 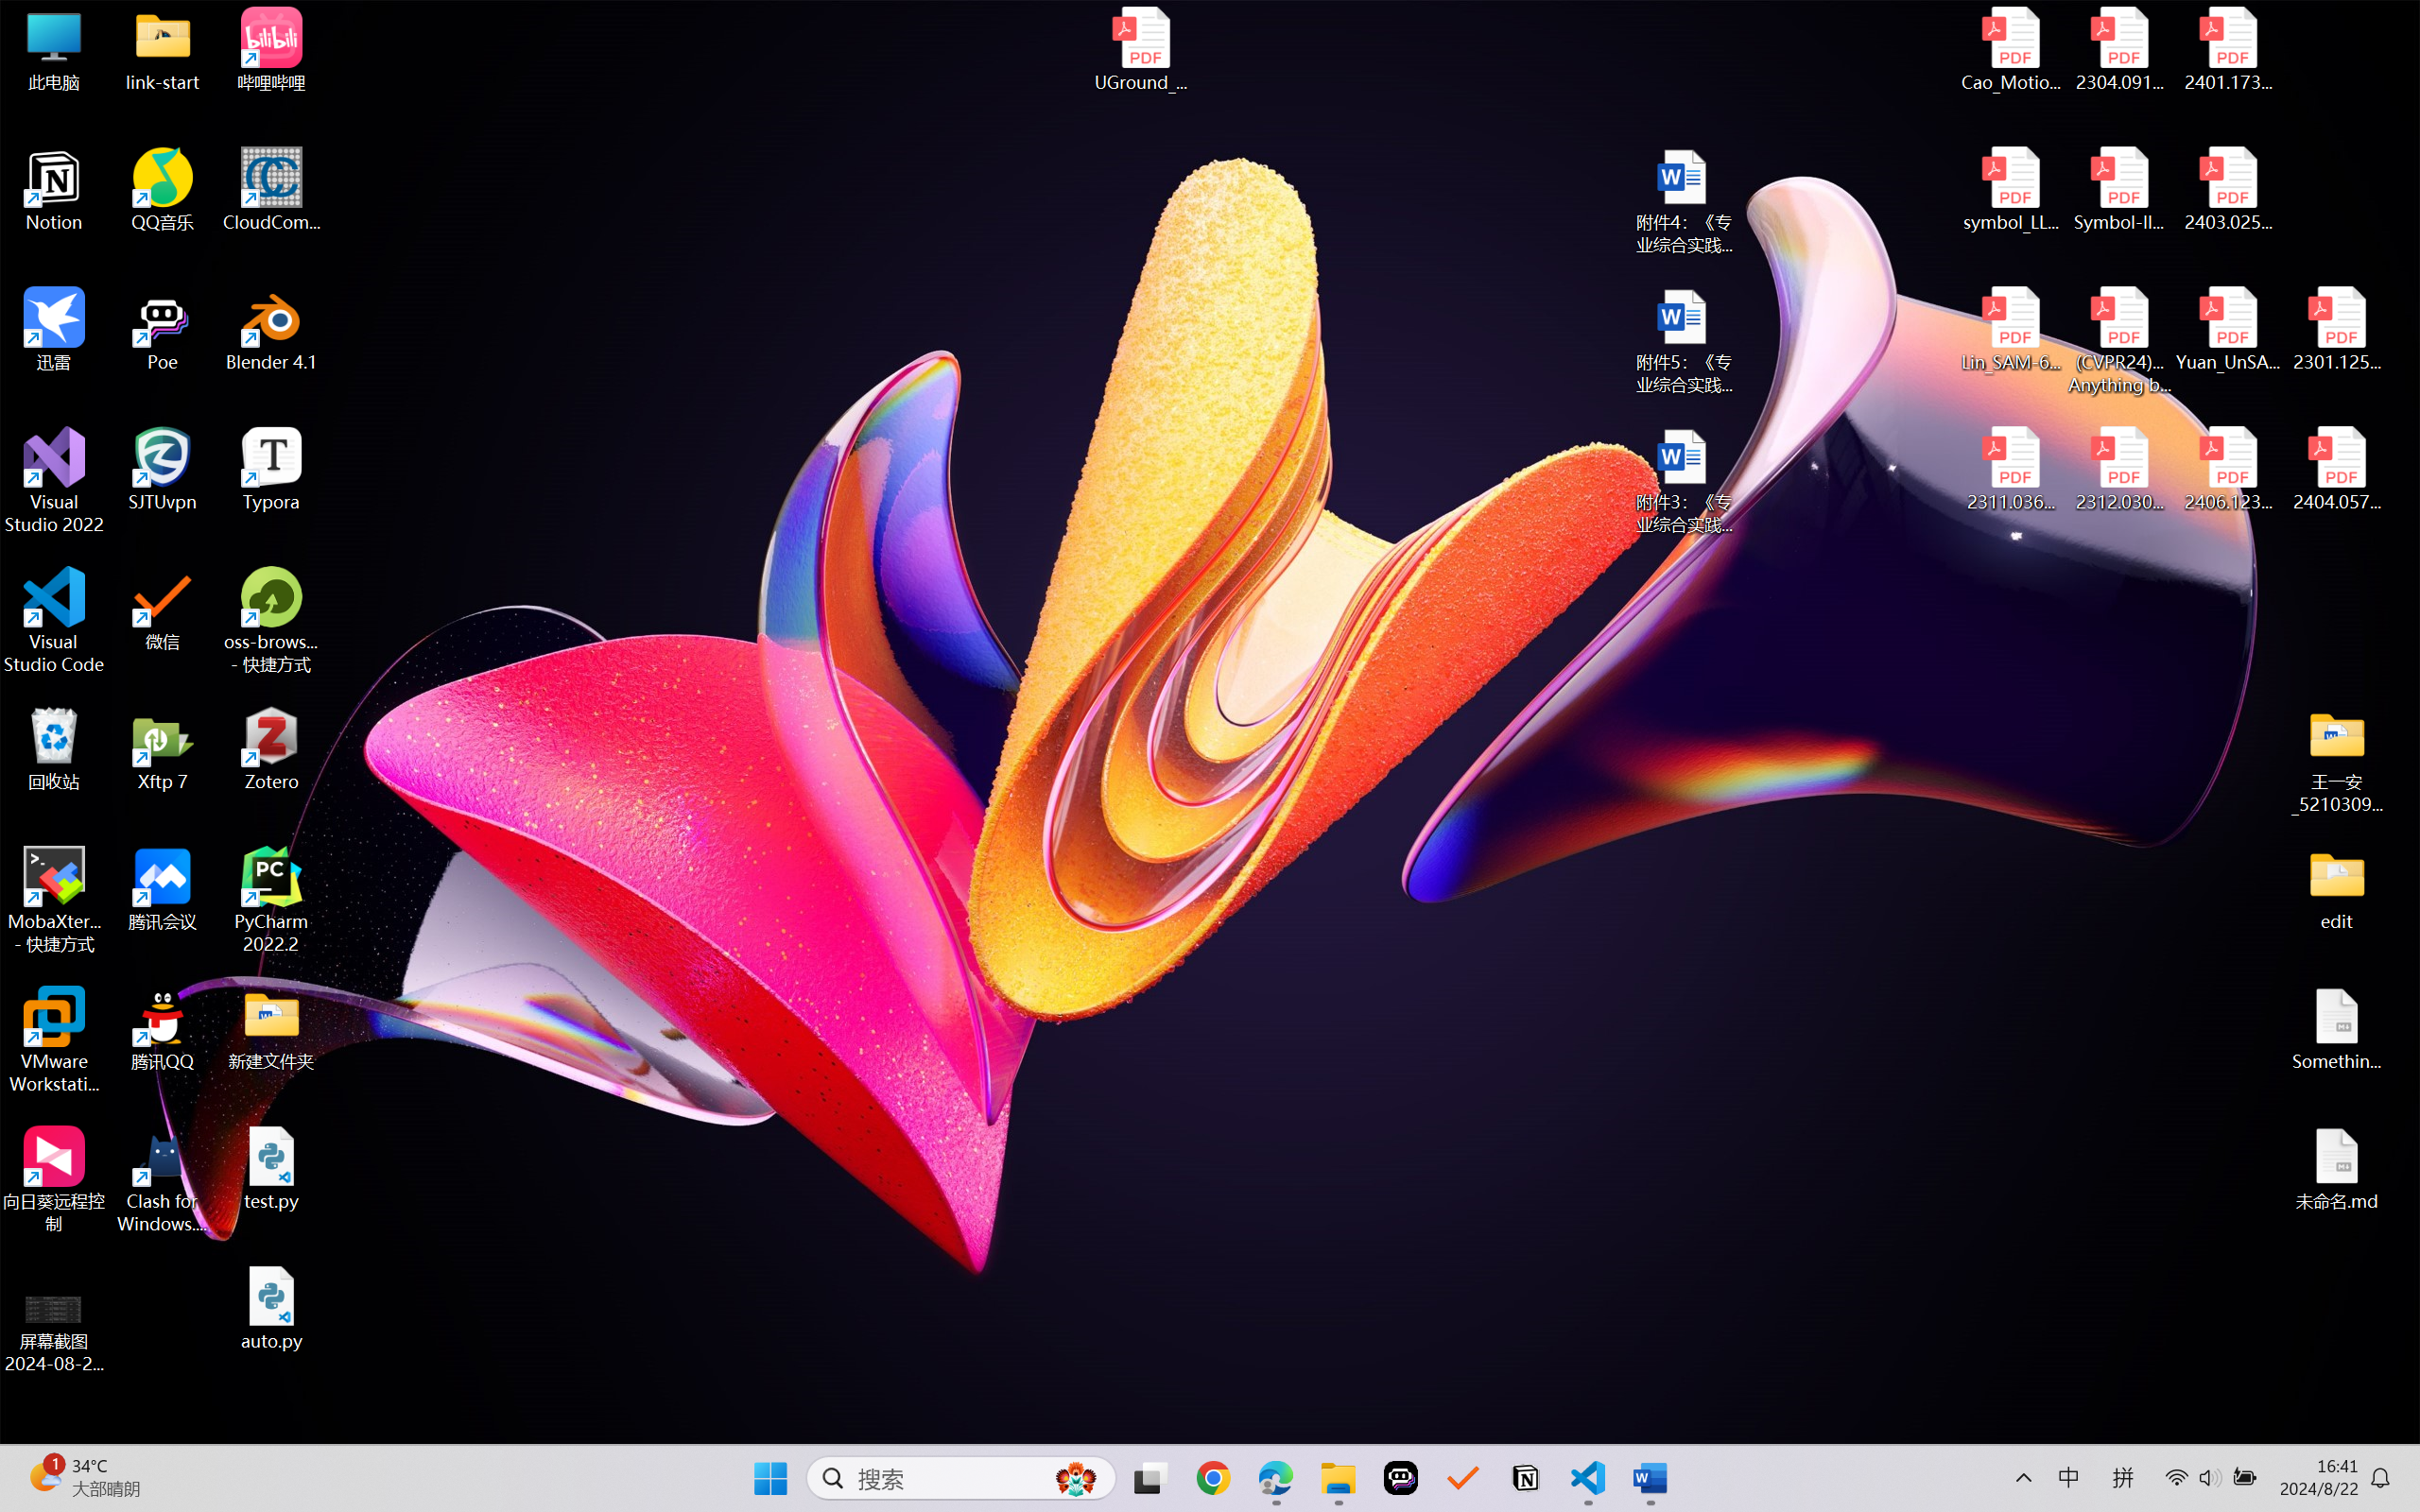 I want to click on 'UGround_paper.pdf', so click(x=1141, y=49).